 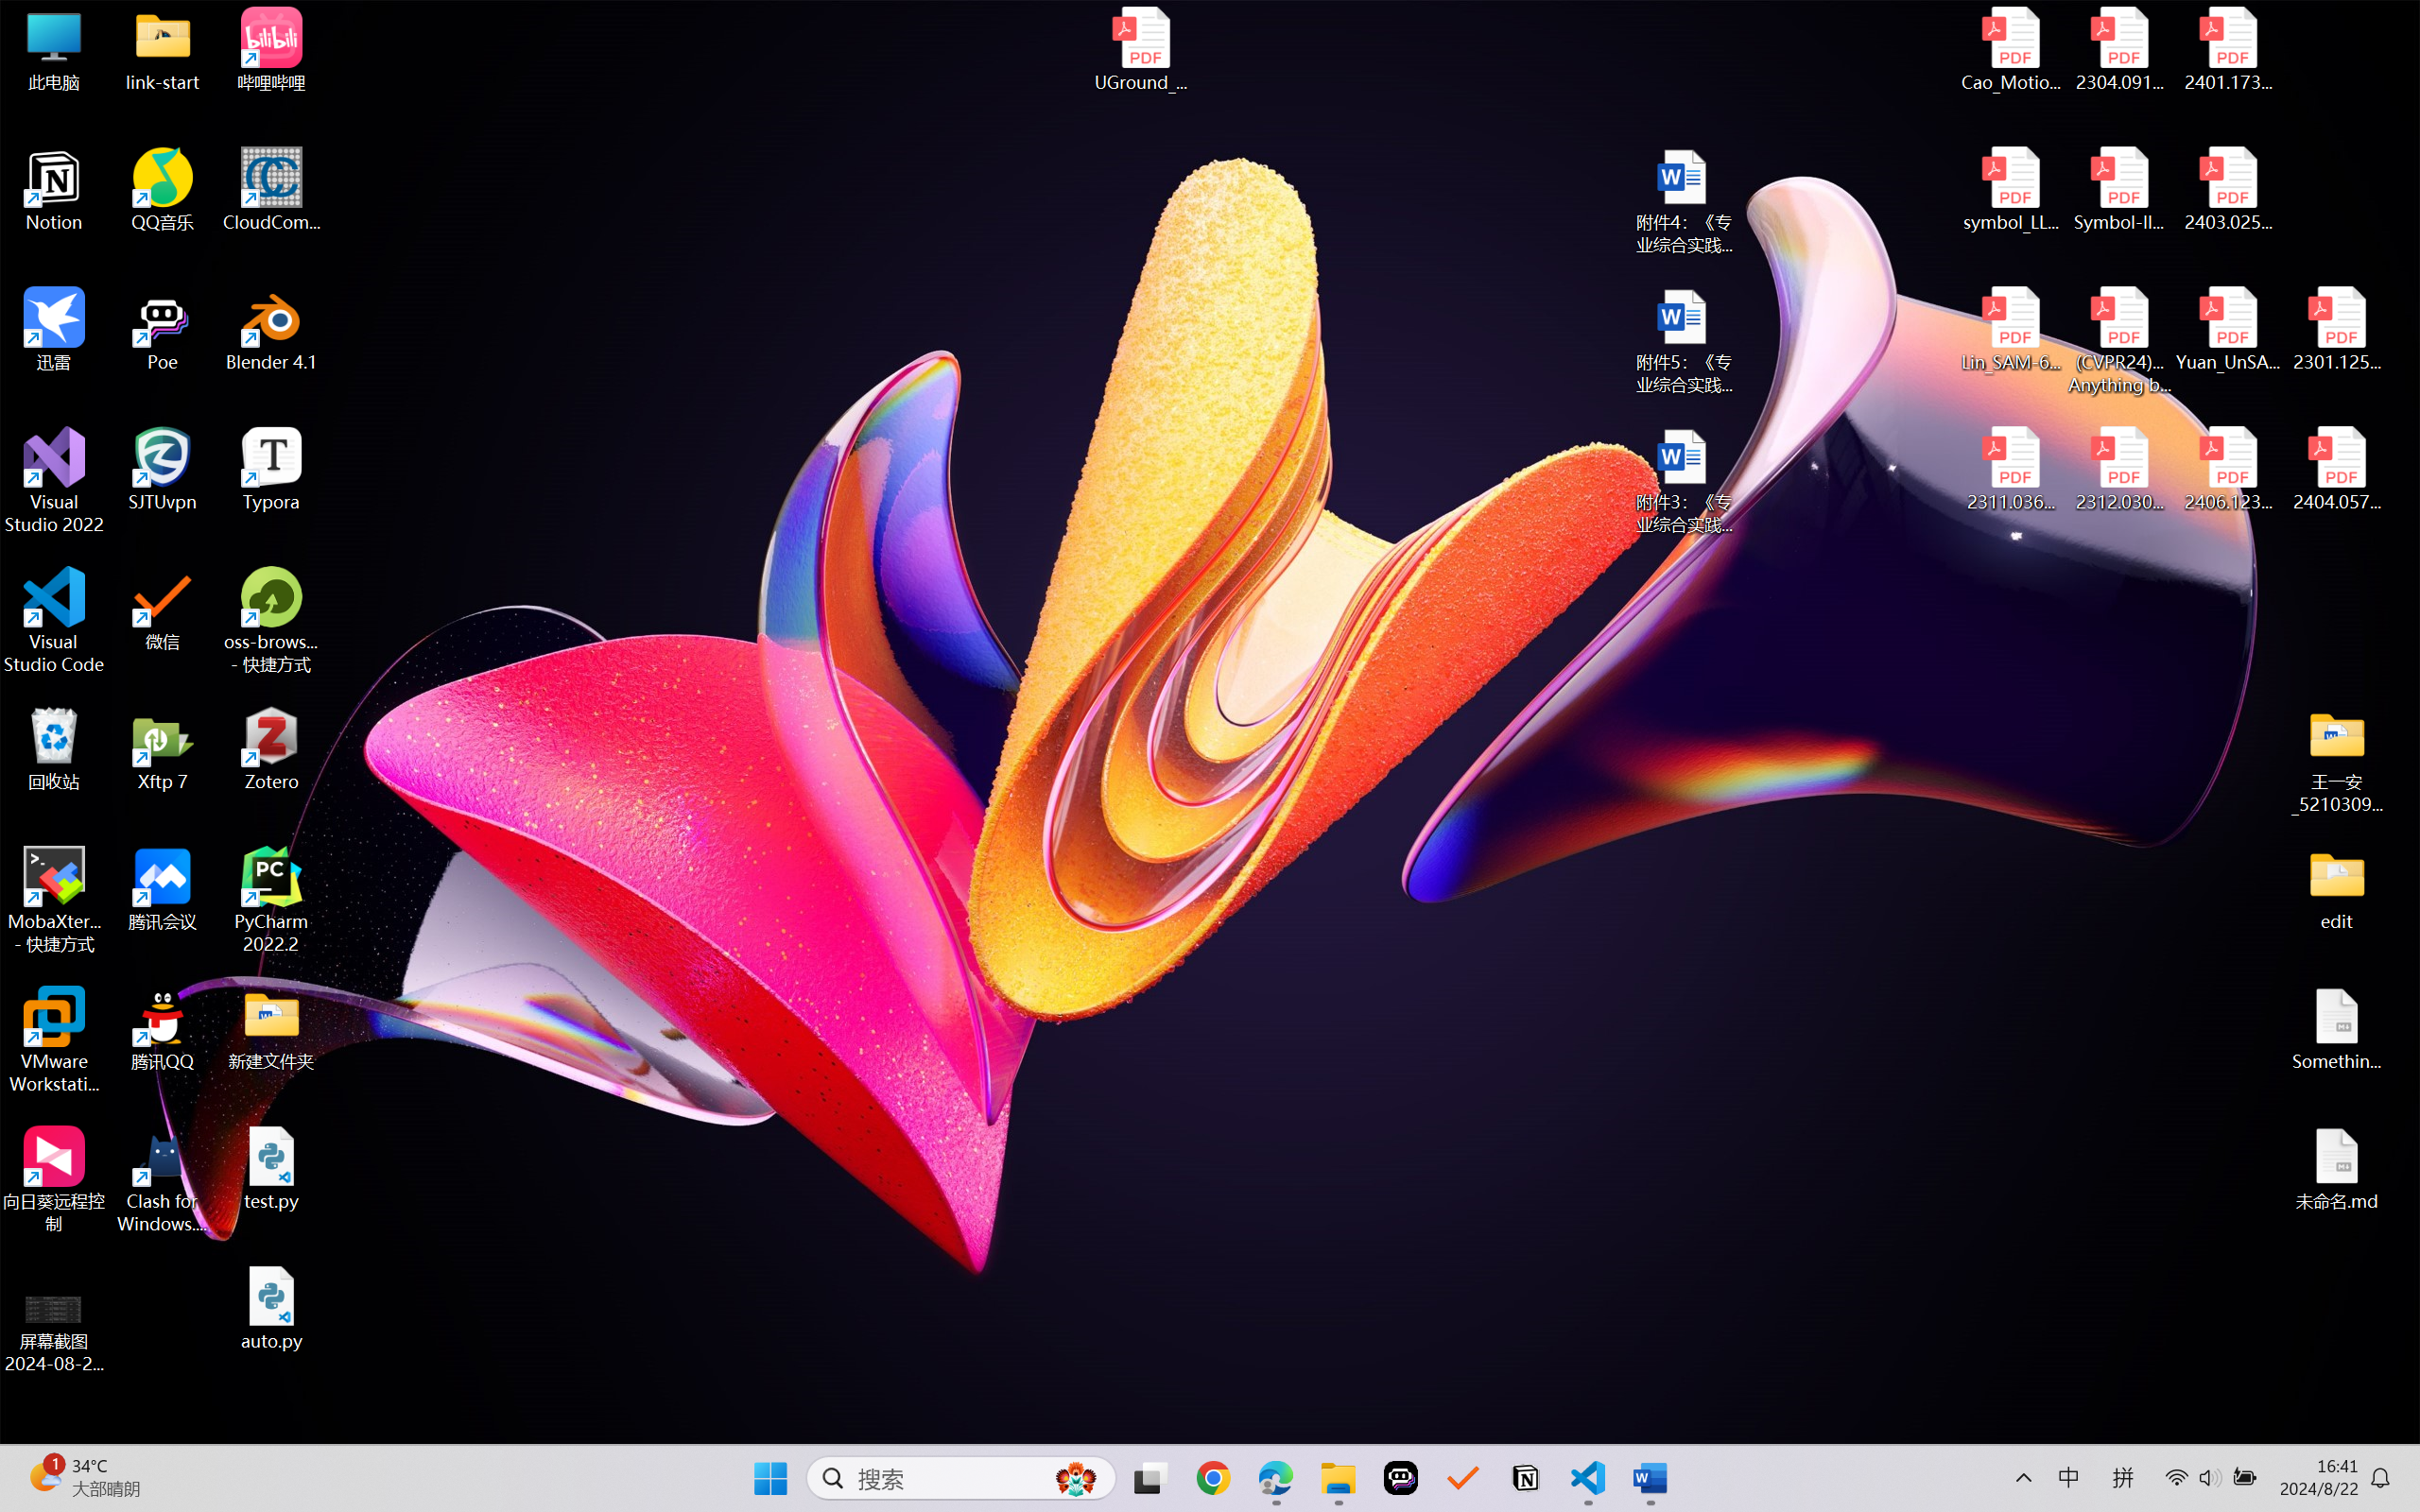 I want to click on 'UGround_paper.pdf', so click(x=1141, y=49).